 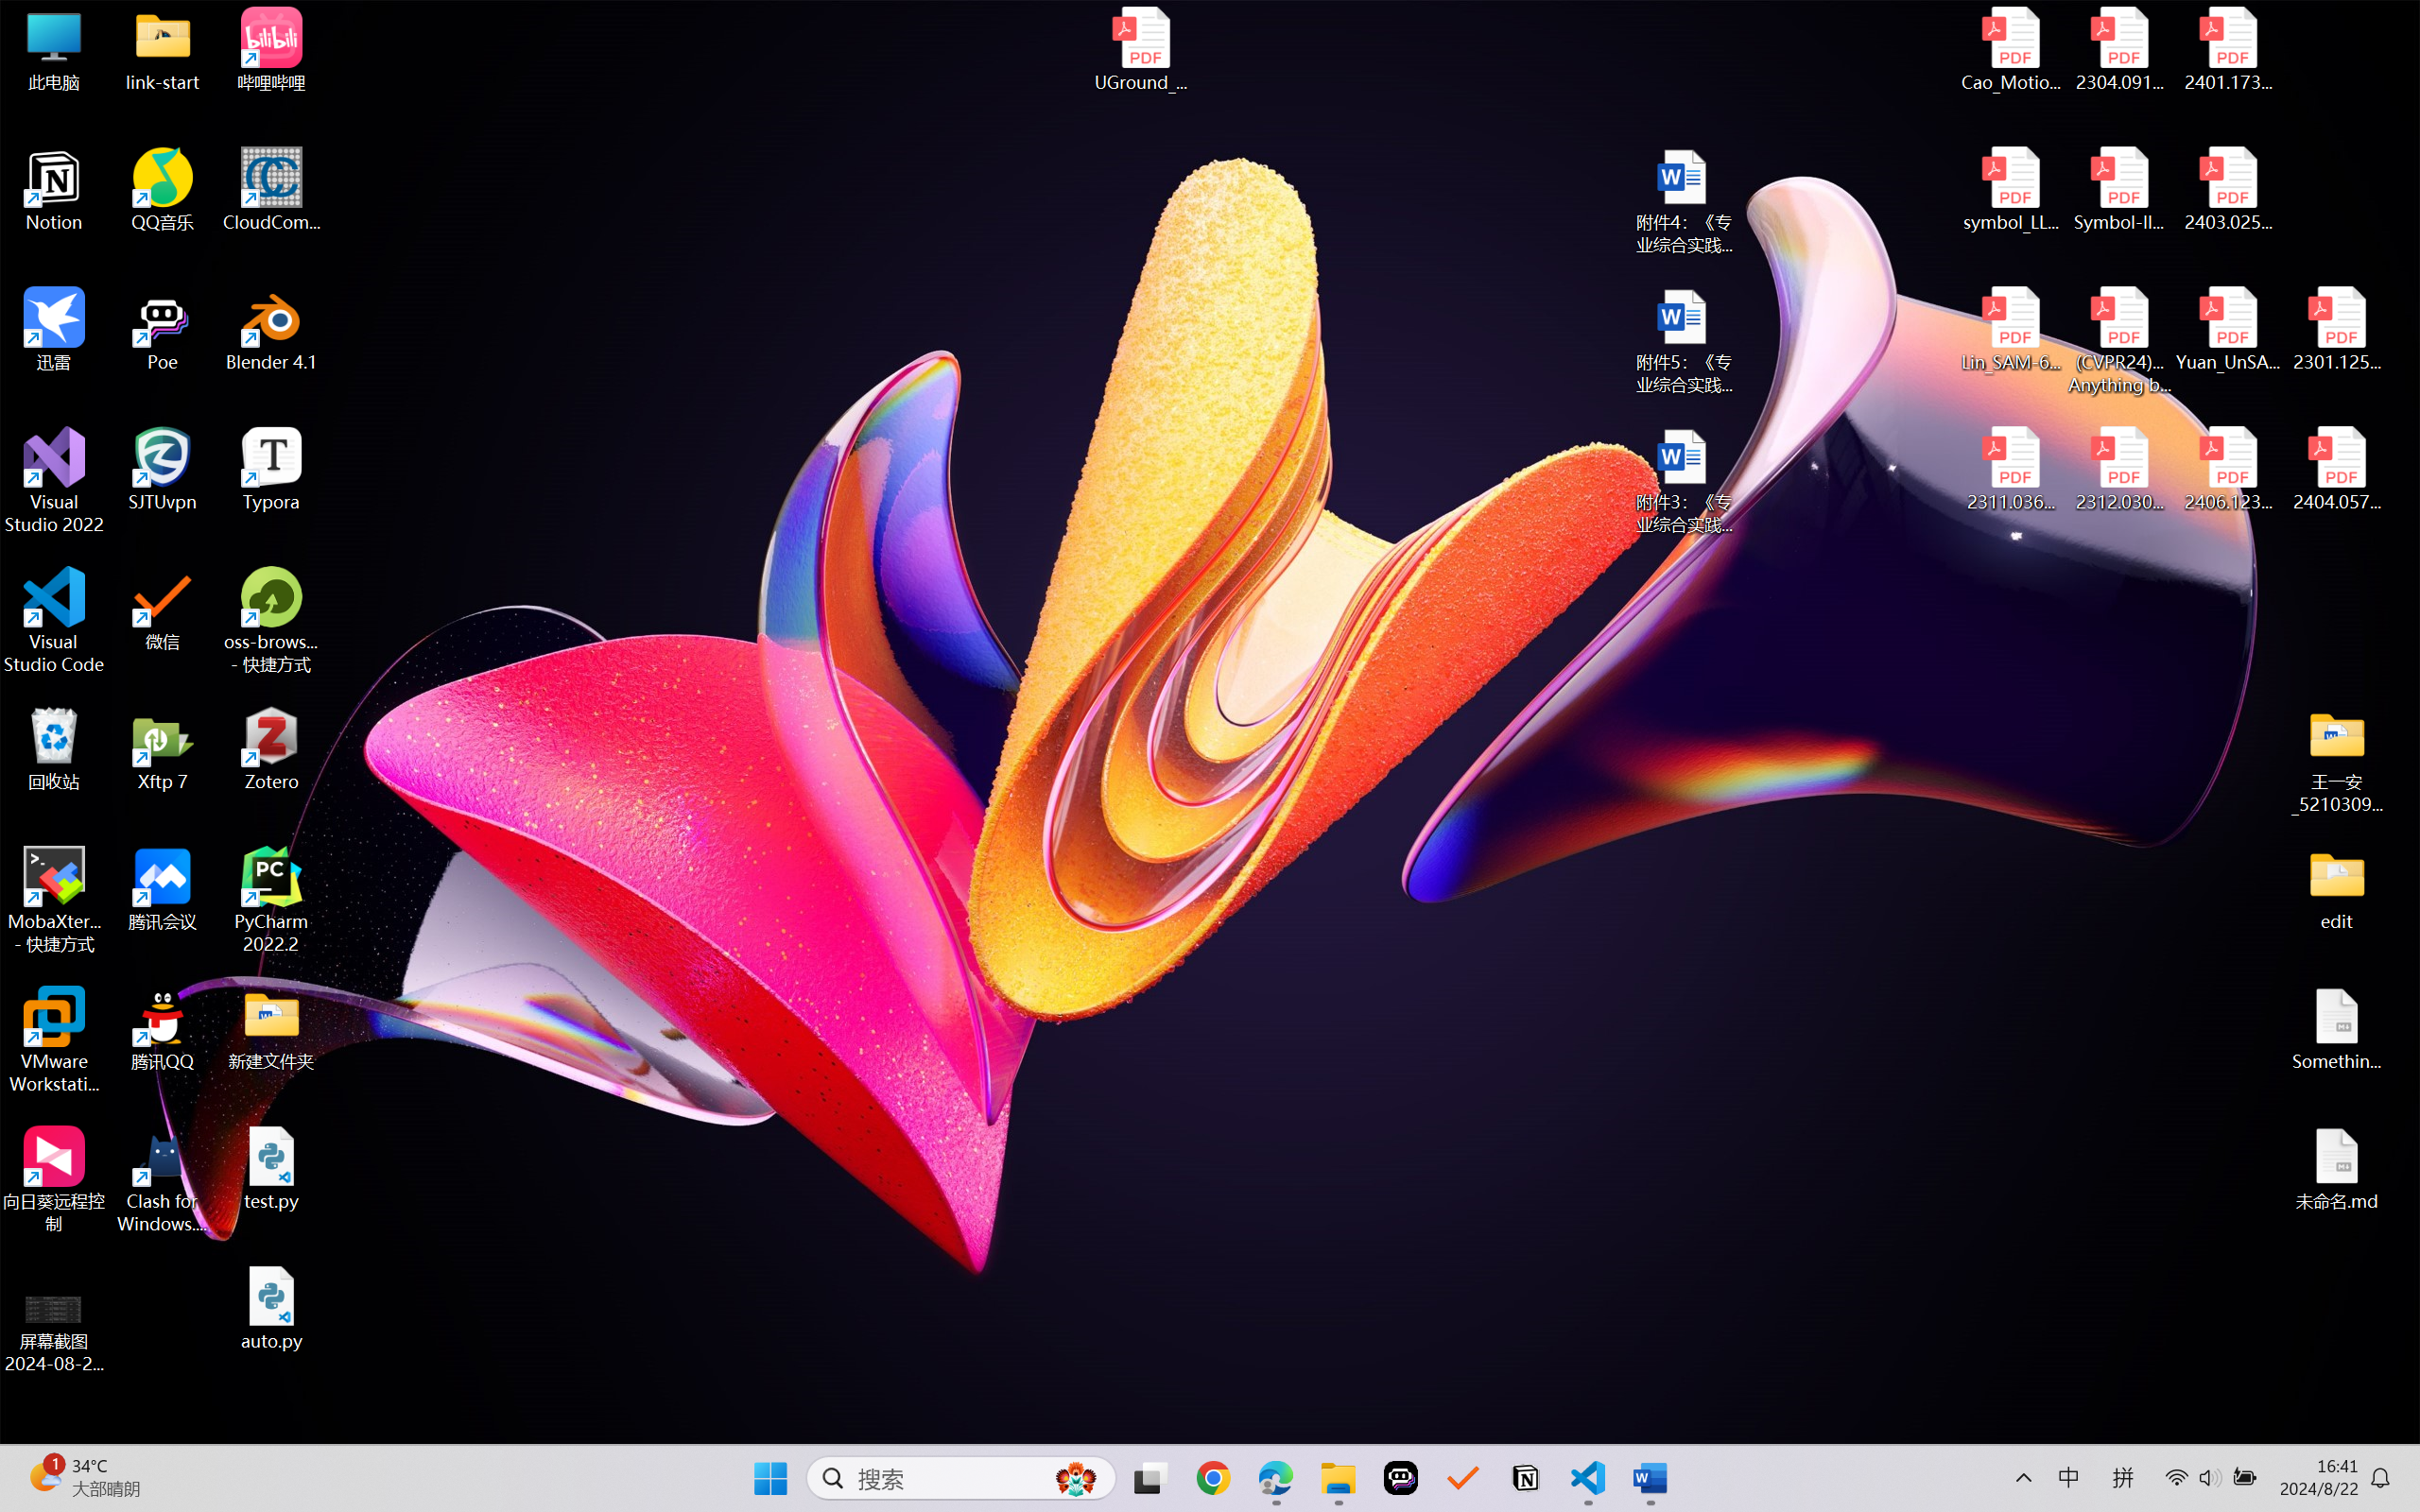 I want to click on 'UGround_paper.pdf', so click(x=1141, y=49).